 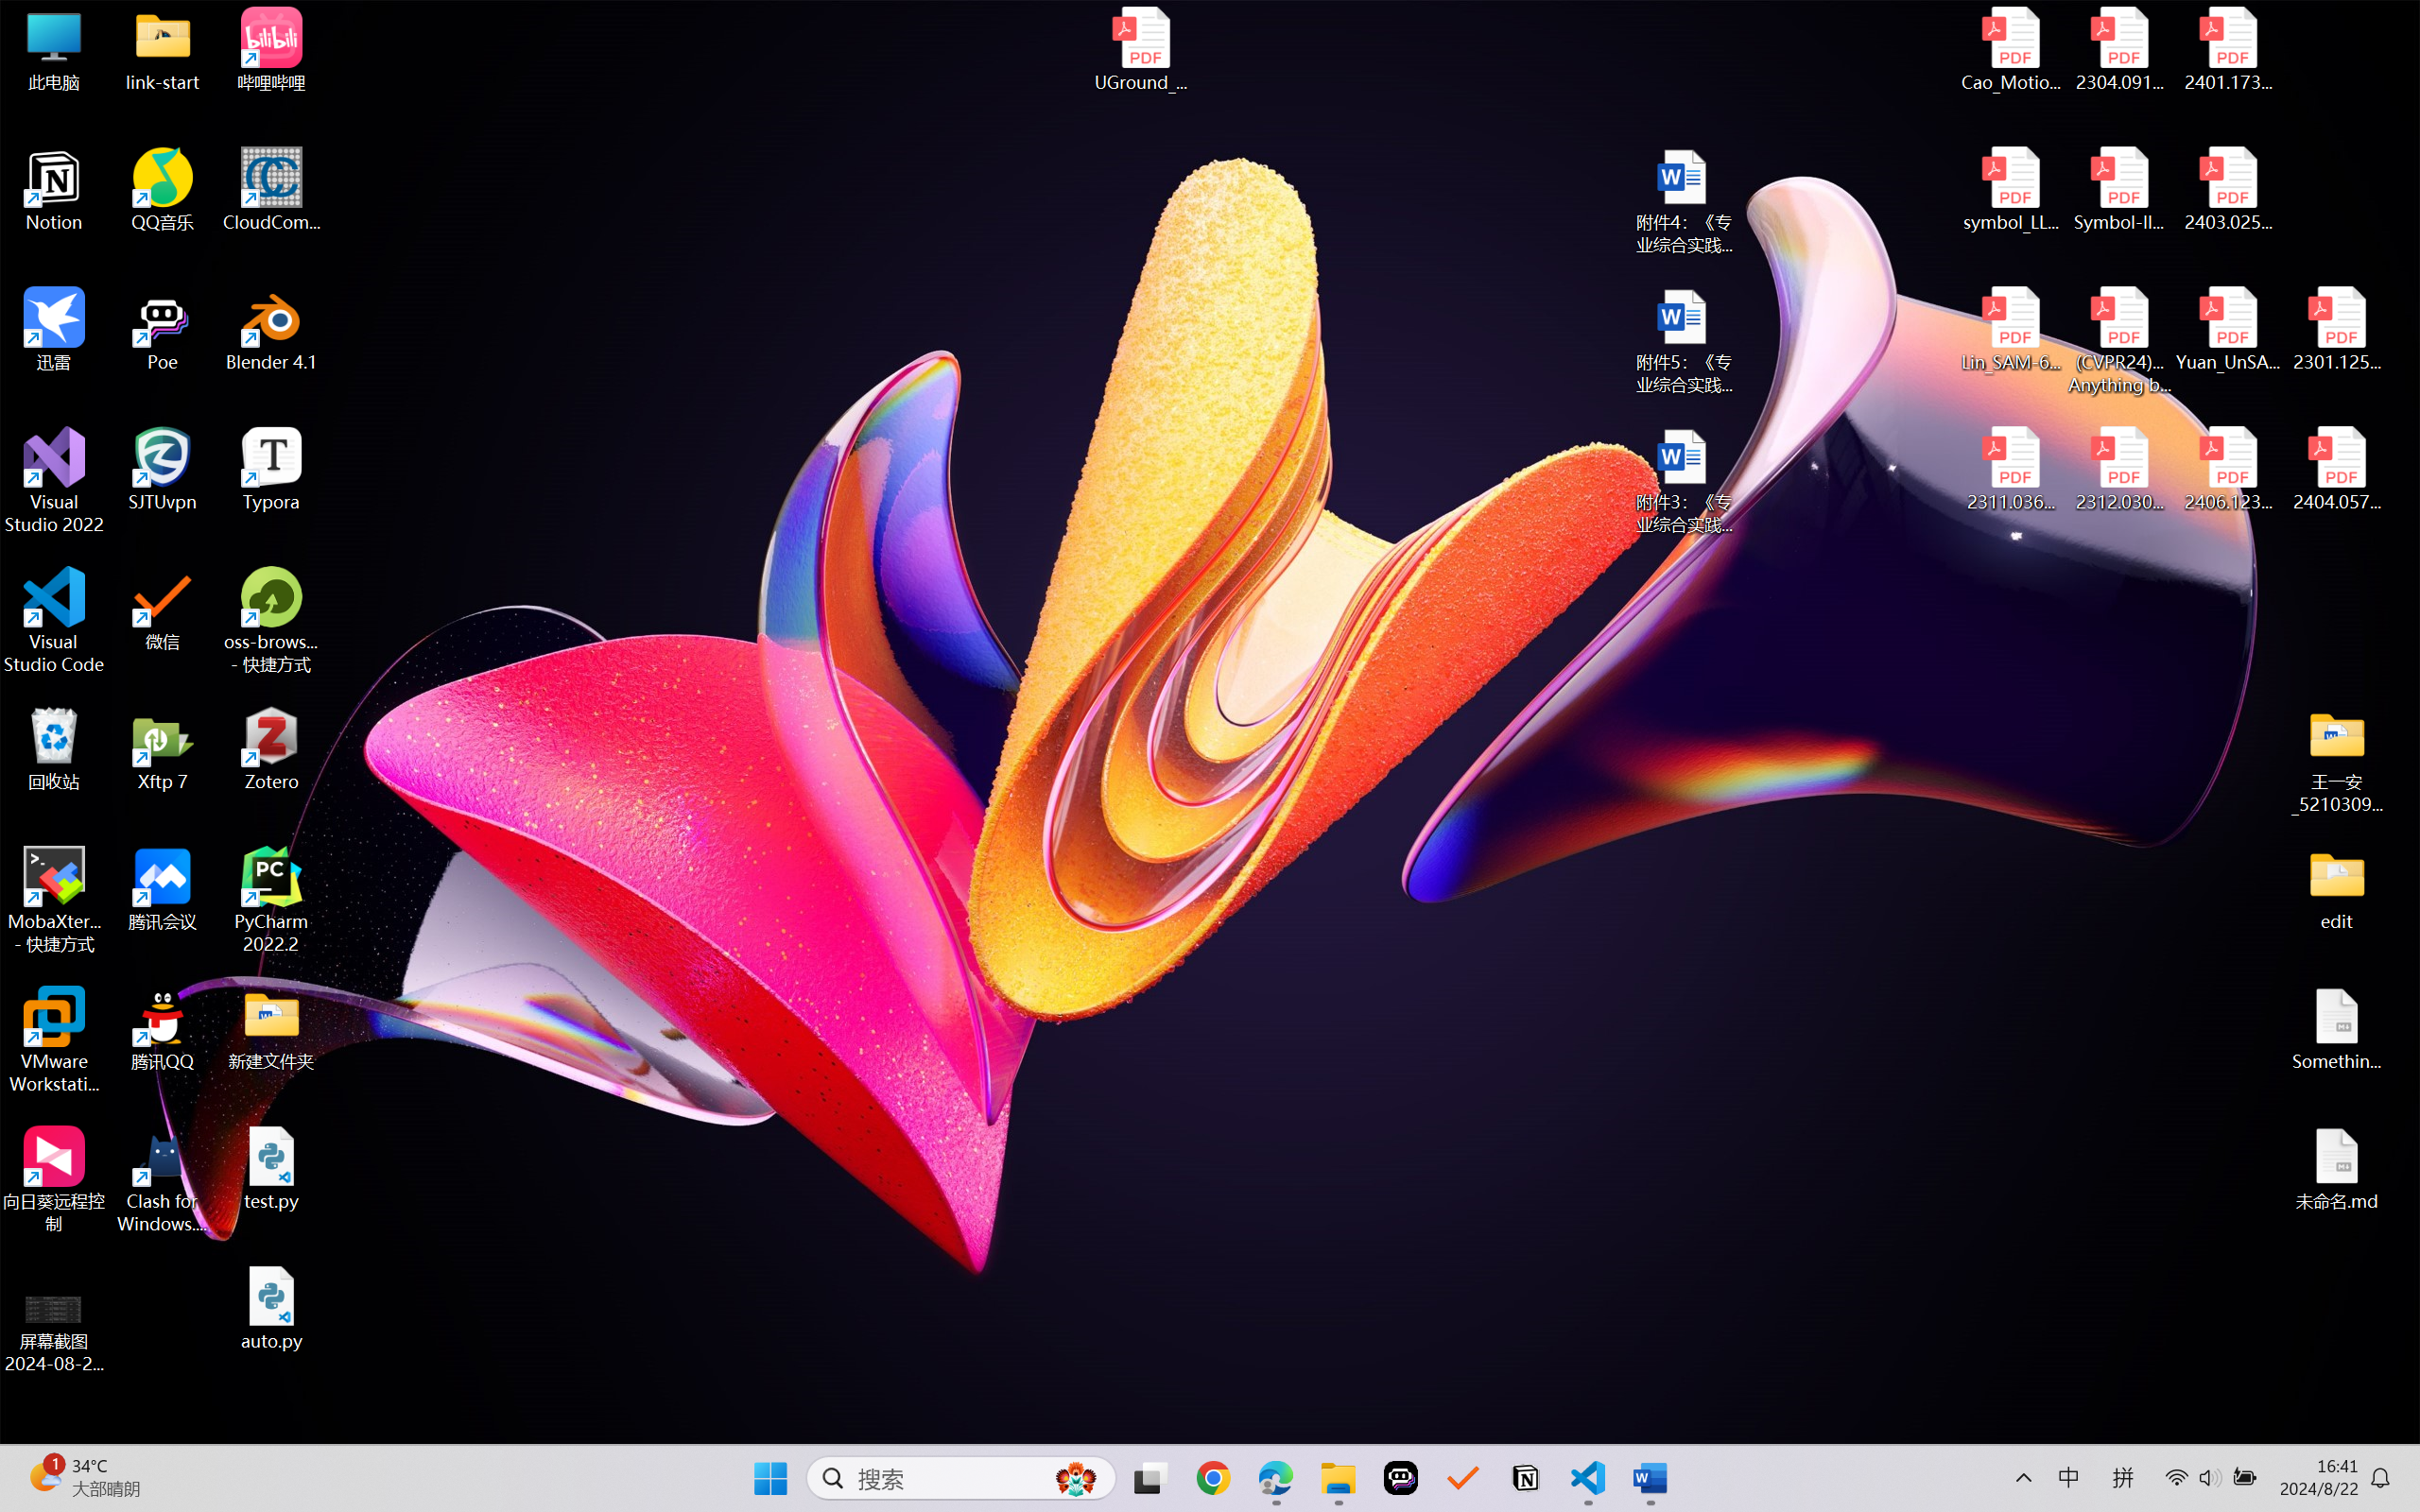 I want to click on 'UGround_paper.pdf', so click(x=1141, y=49).